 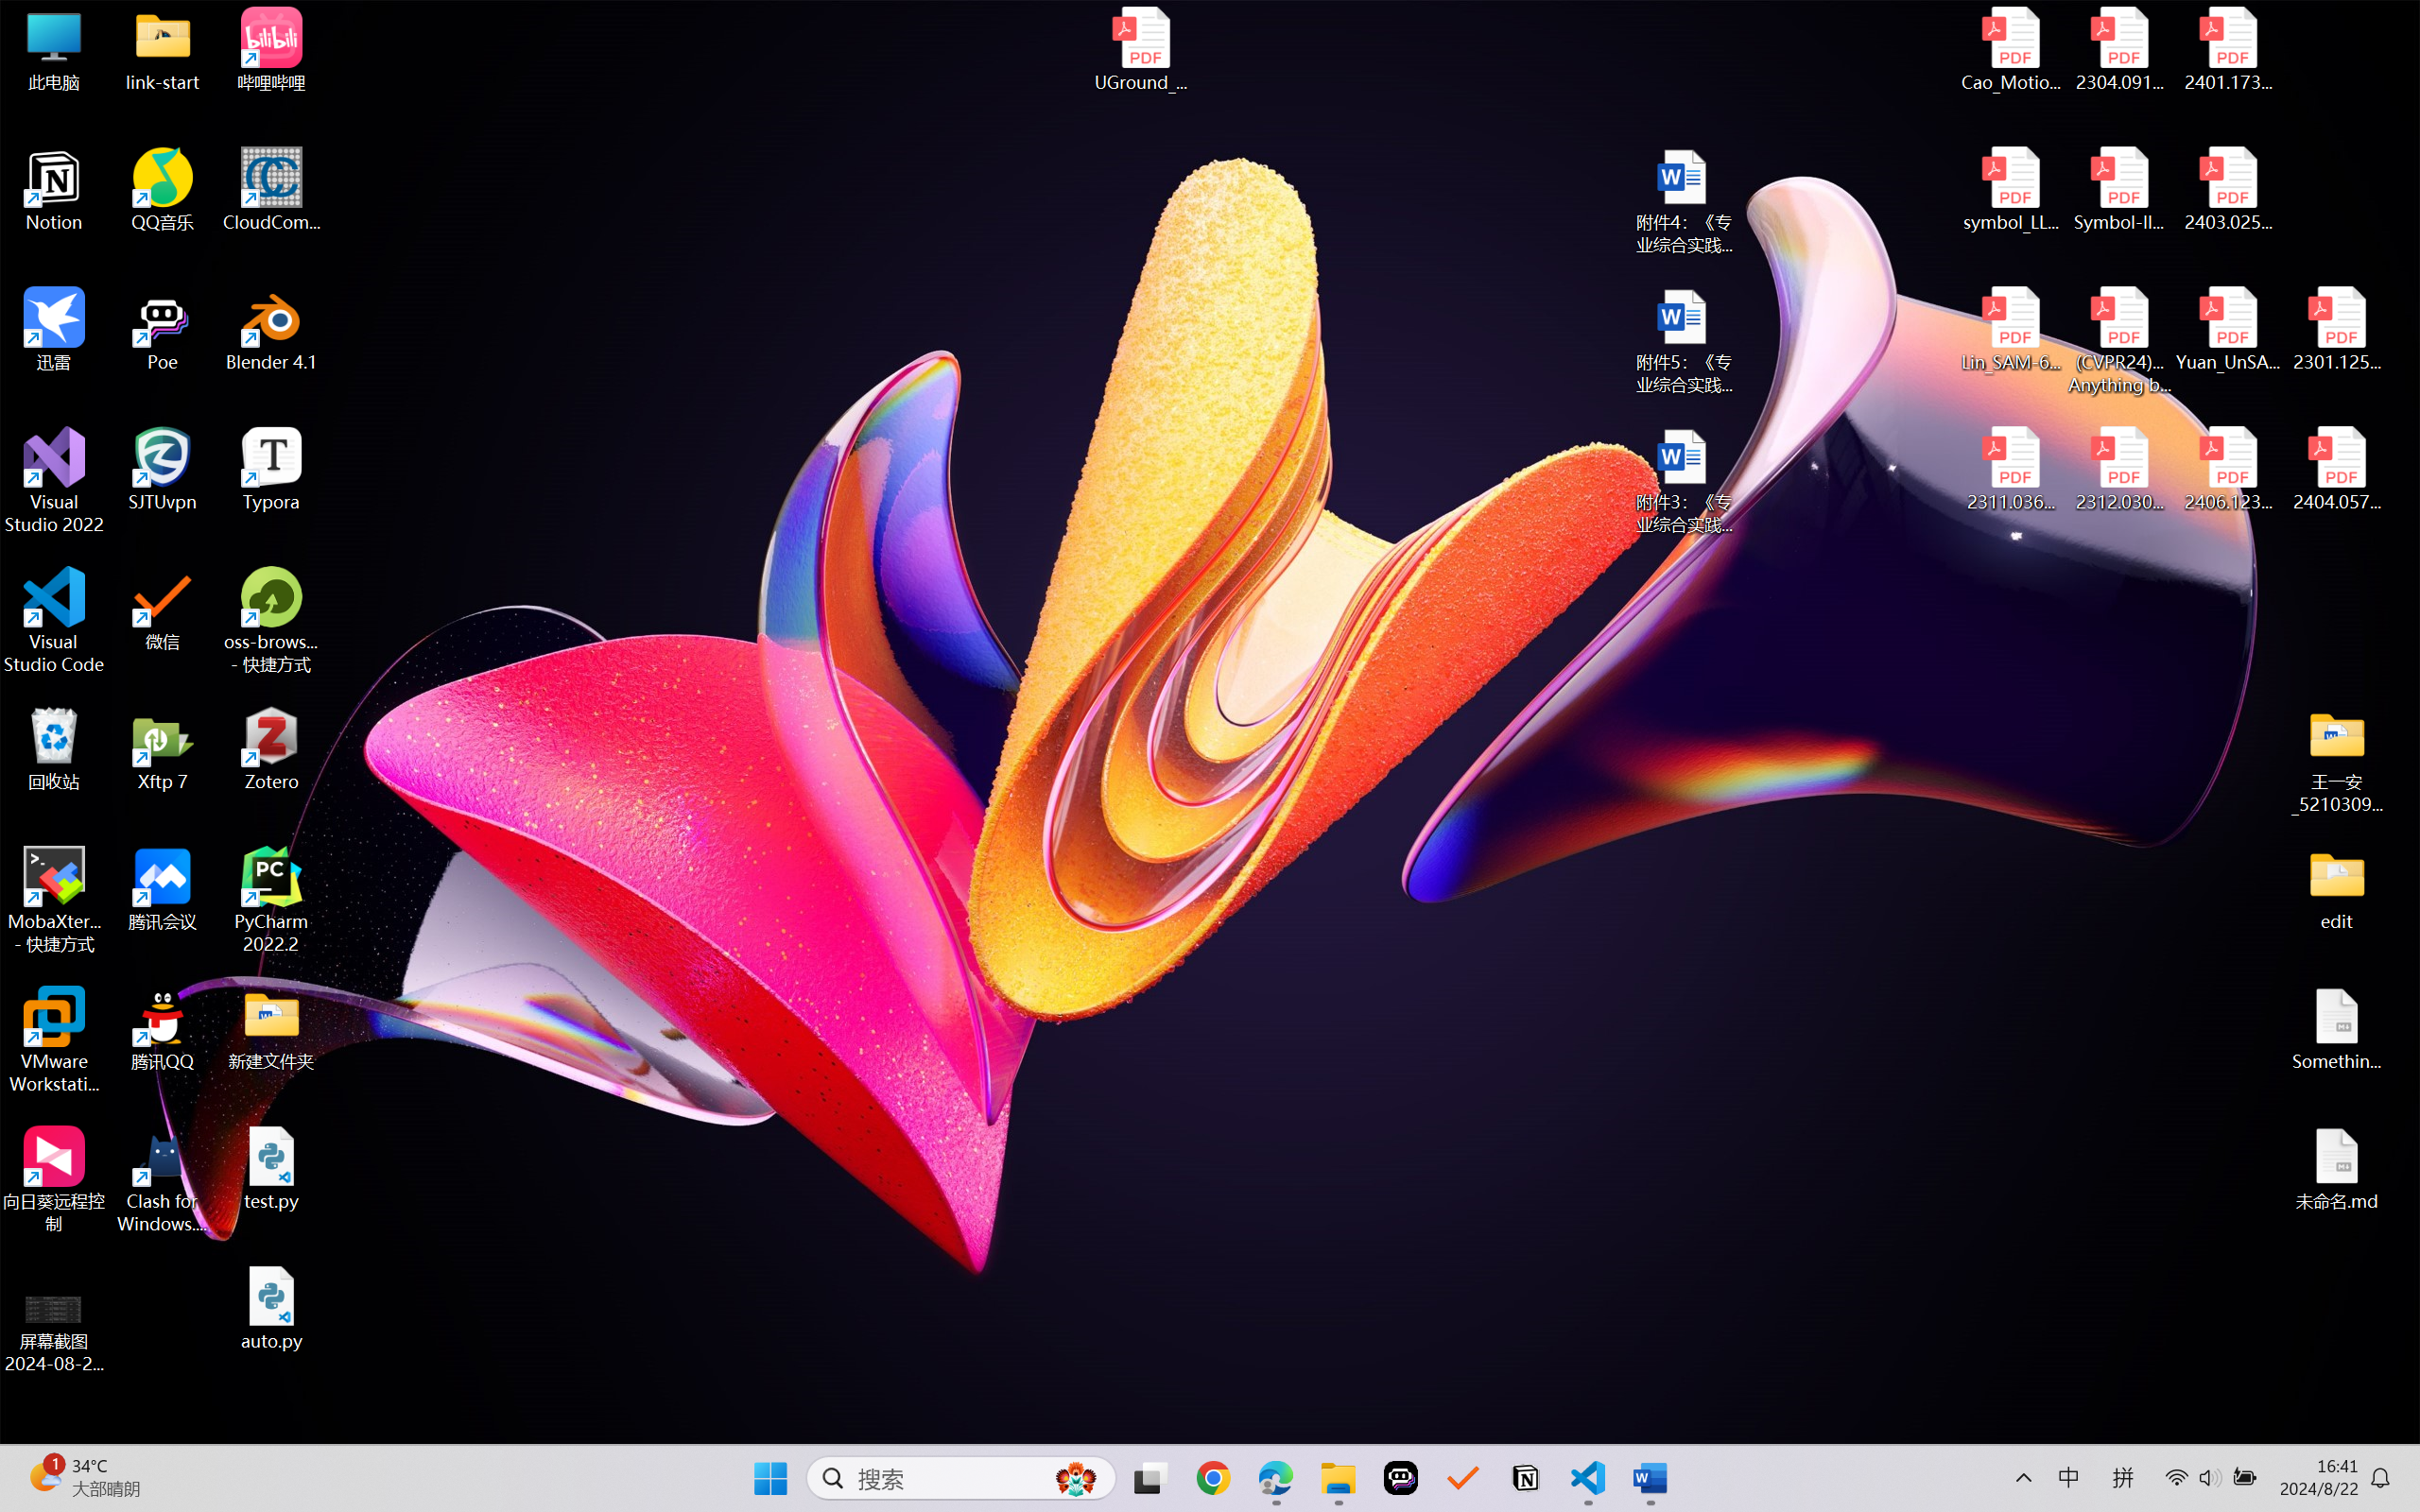 I want to click on 'UGround_paper.pdf', so click(x=1141, y=49).